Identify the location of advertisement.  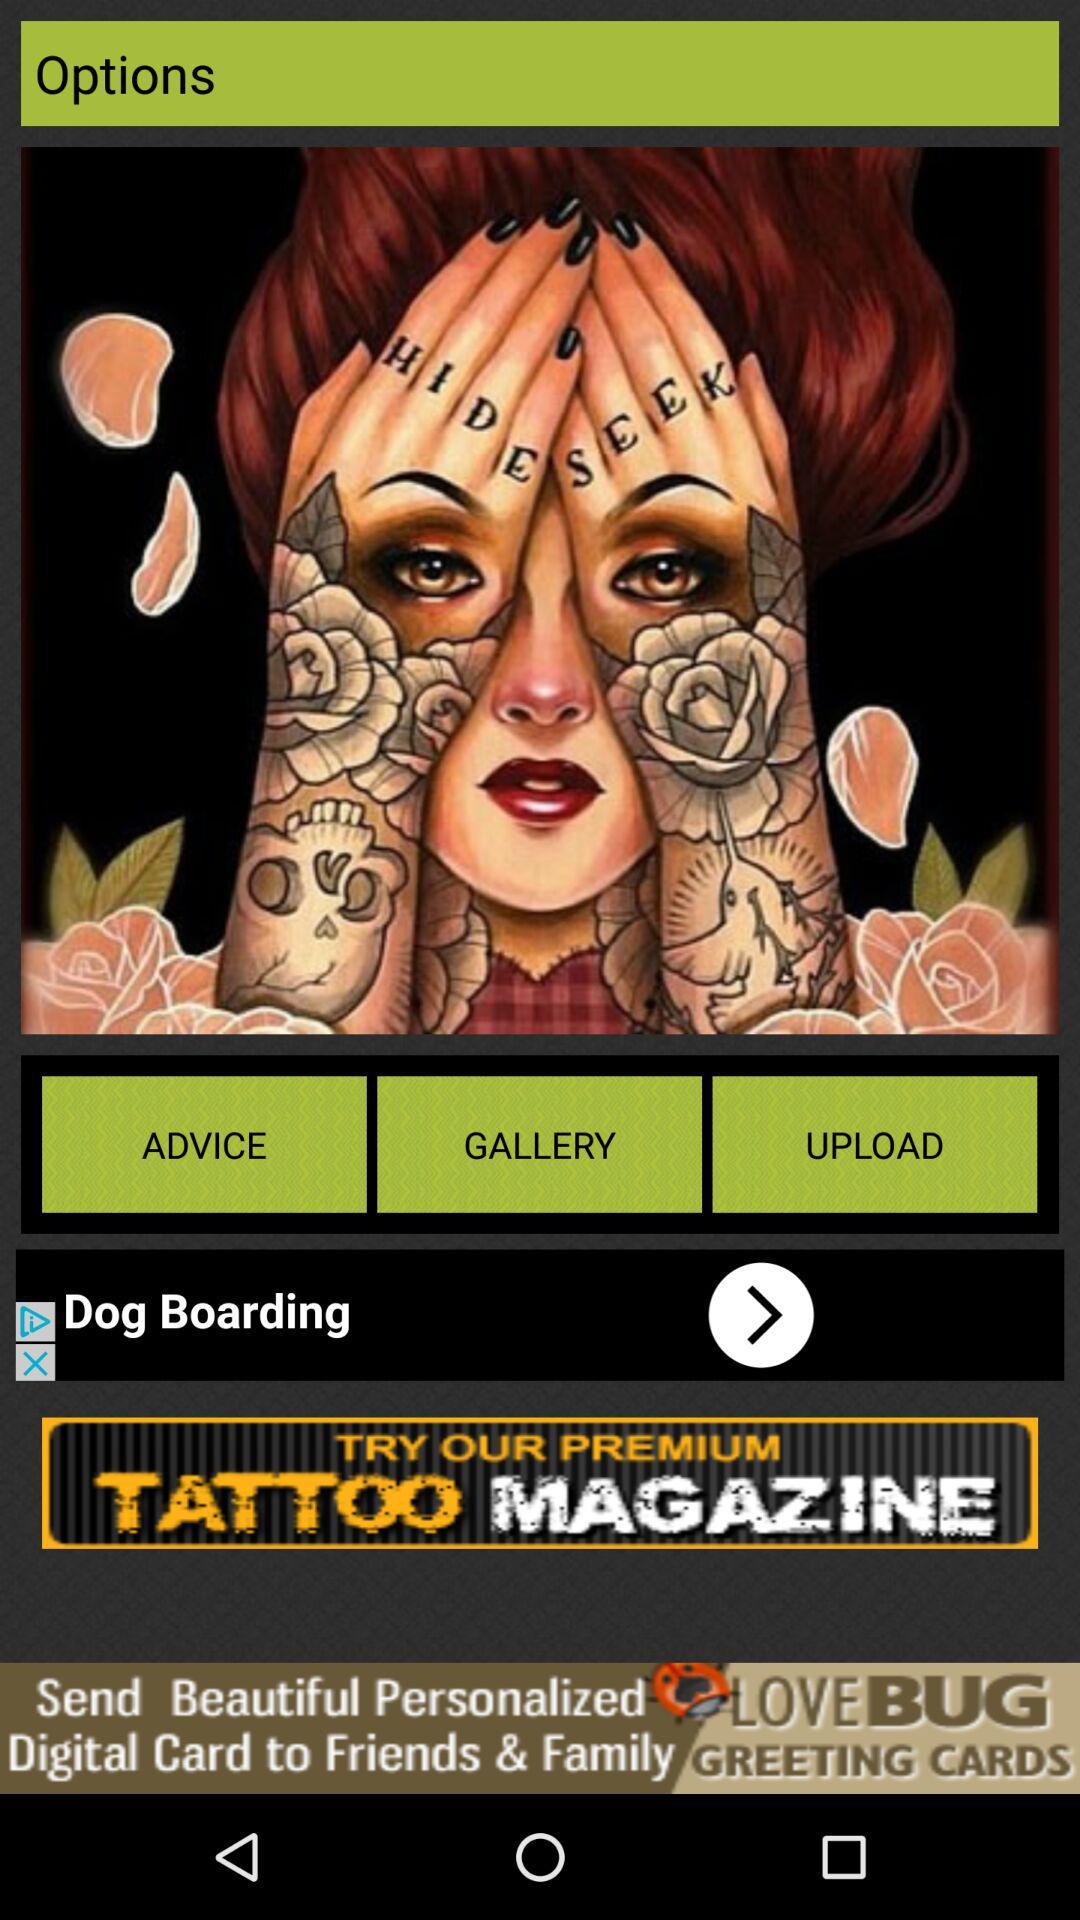
(540, 1727).